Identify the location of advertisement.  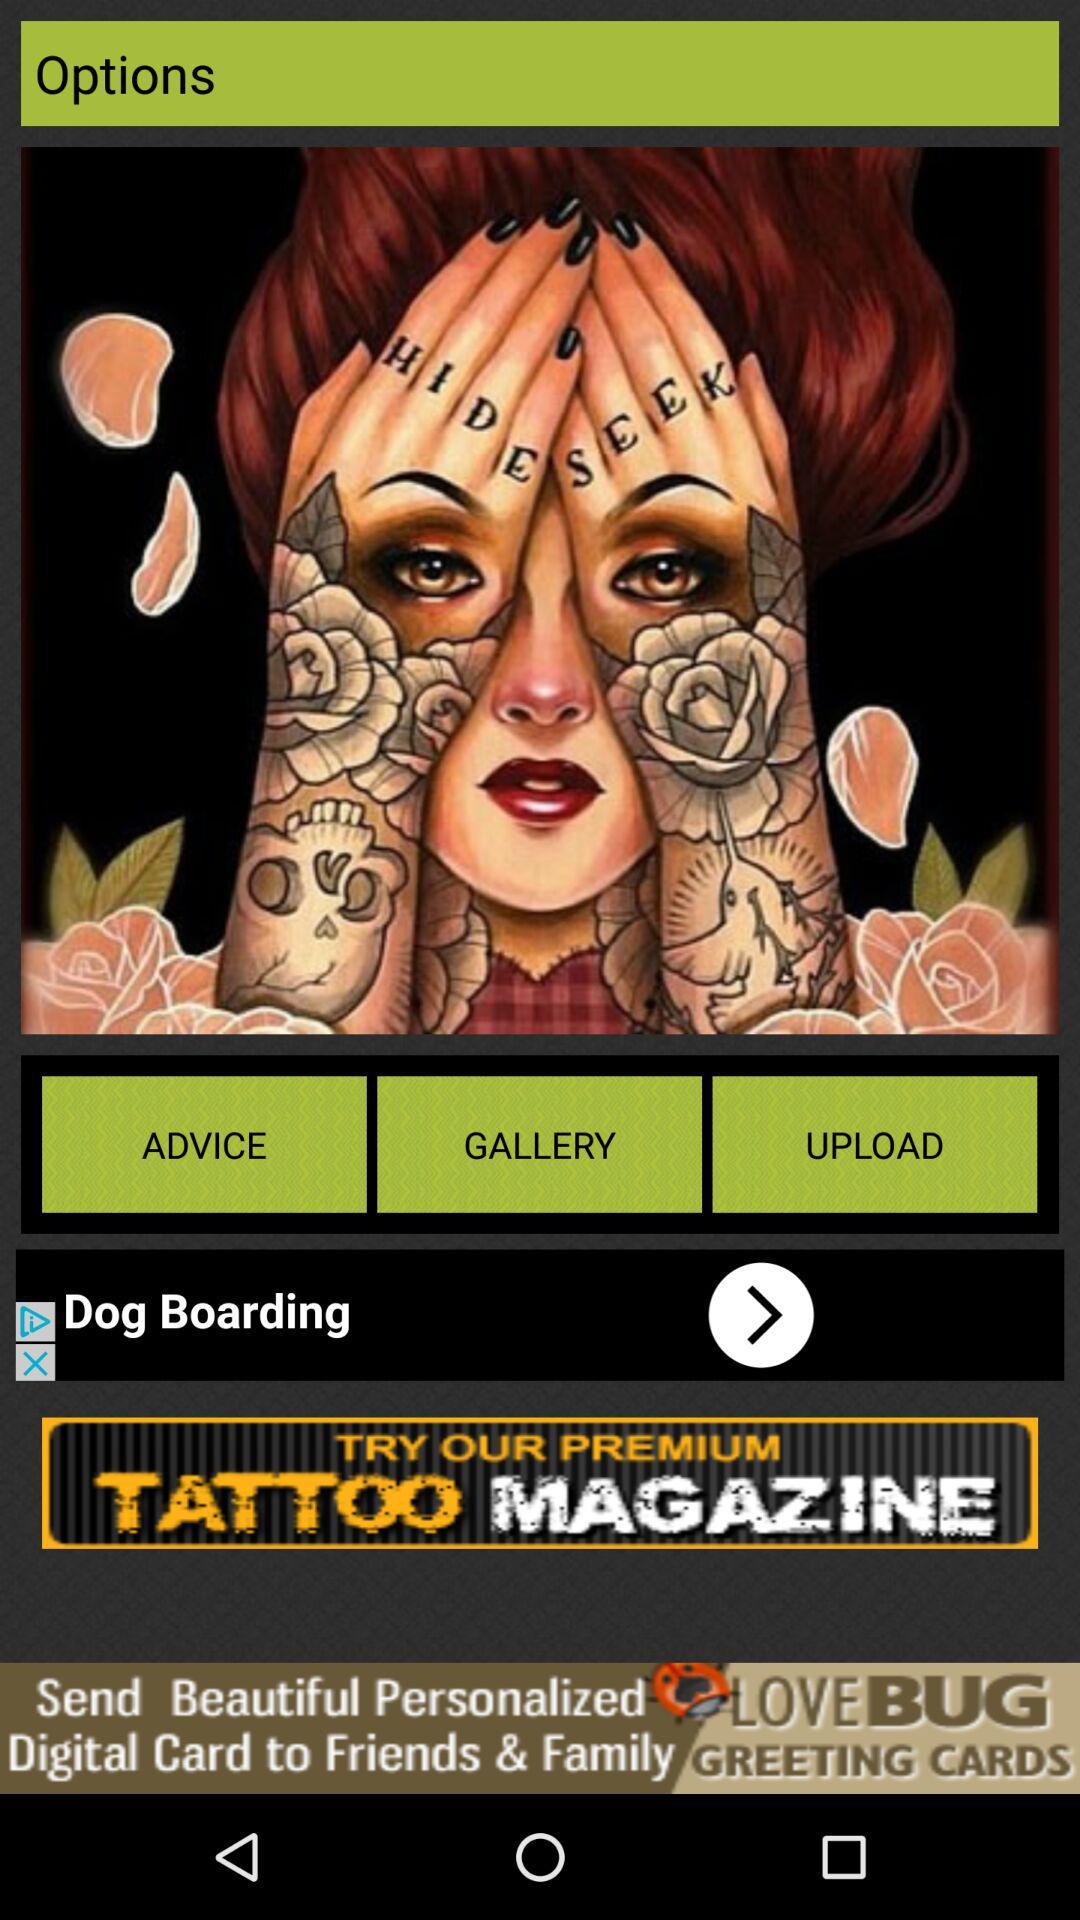
(540, 1727).